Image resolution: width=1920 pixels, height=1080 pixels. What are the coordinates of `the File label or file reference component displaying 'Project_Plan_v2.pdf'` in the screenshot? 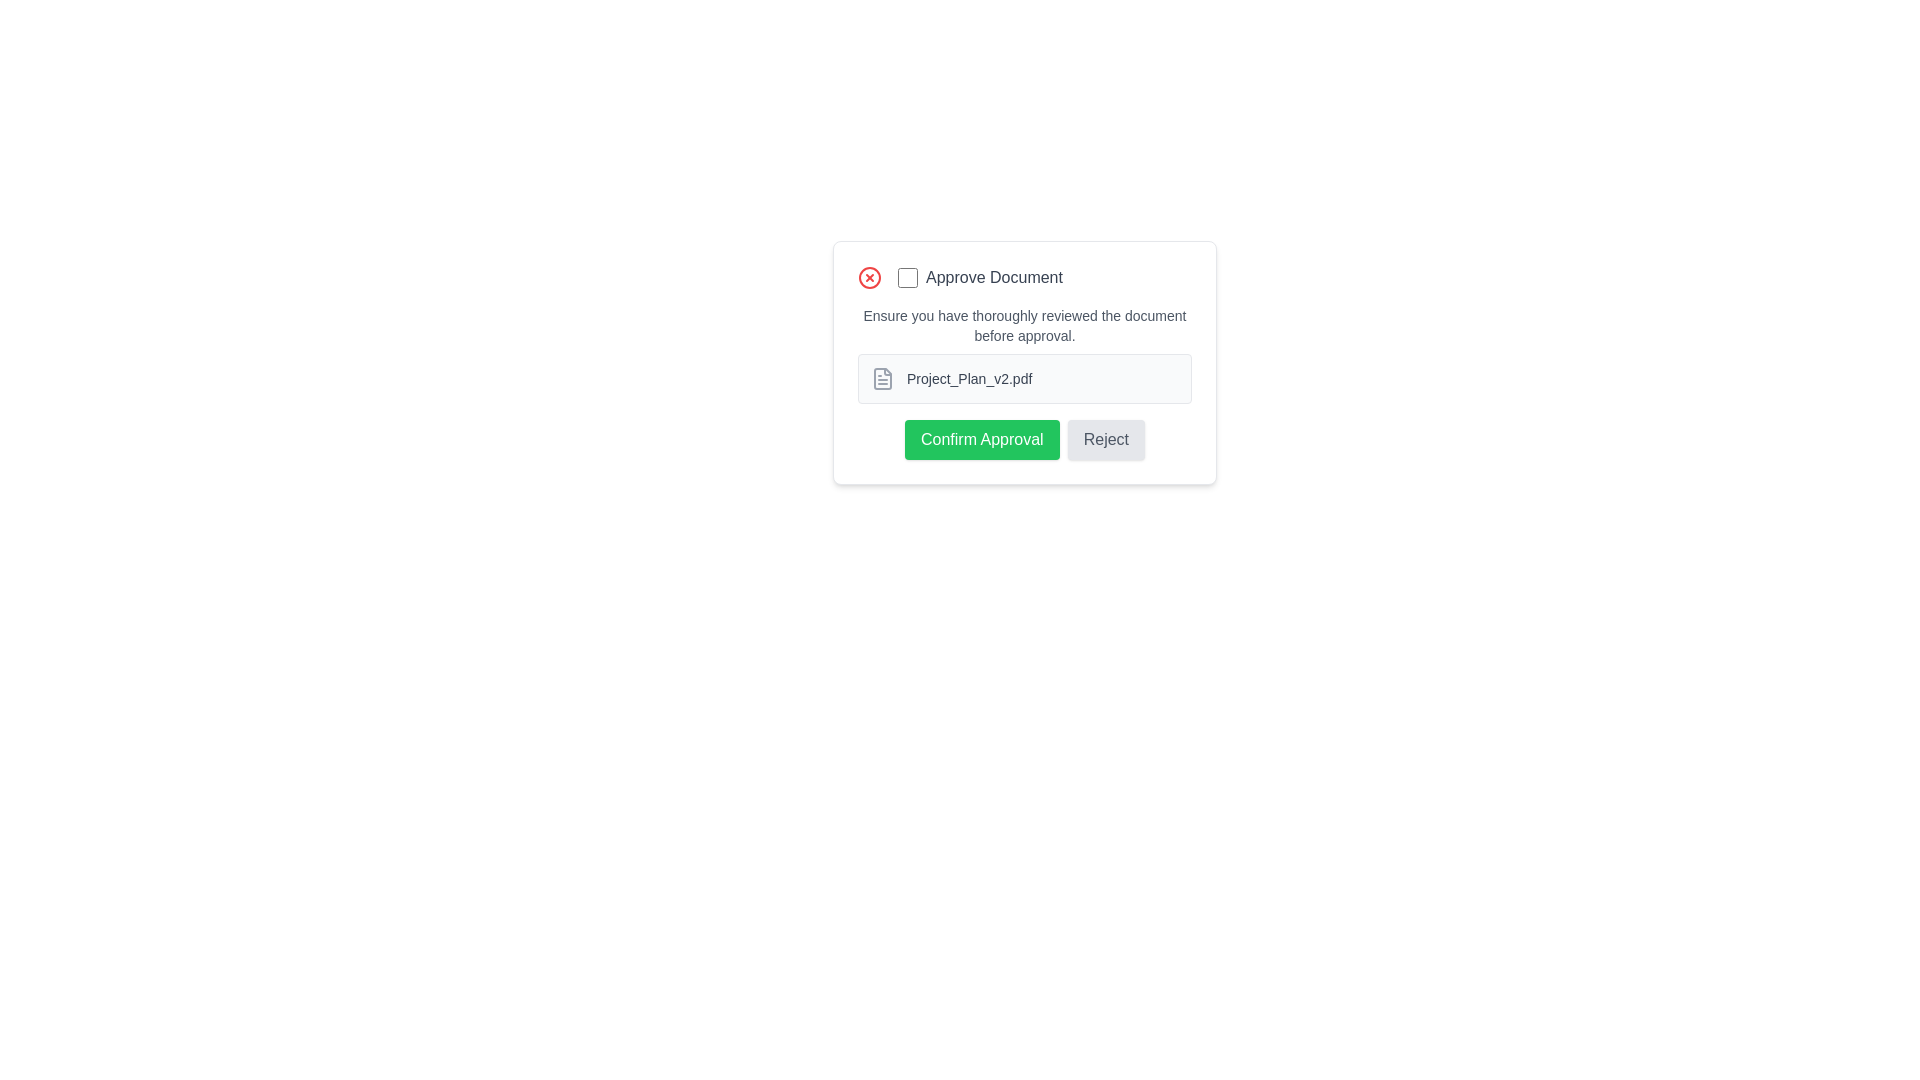 It's located at (1025, 378).